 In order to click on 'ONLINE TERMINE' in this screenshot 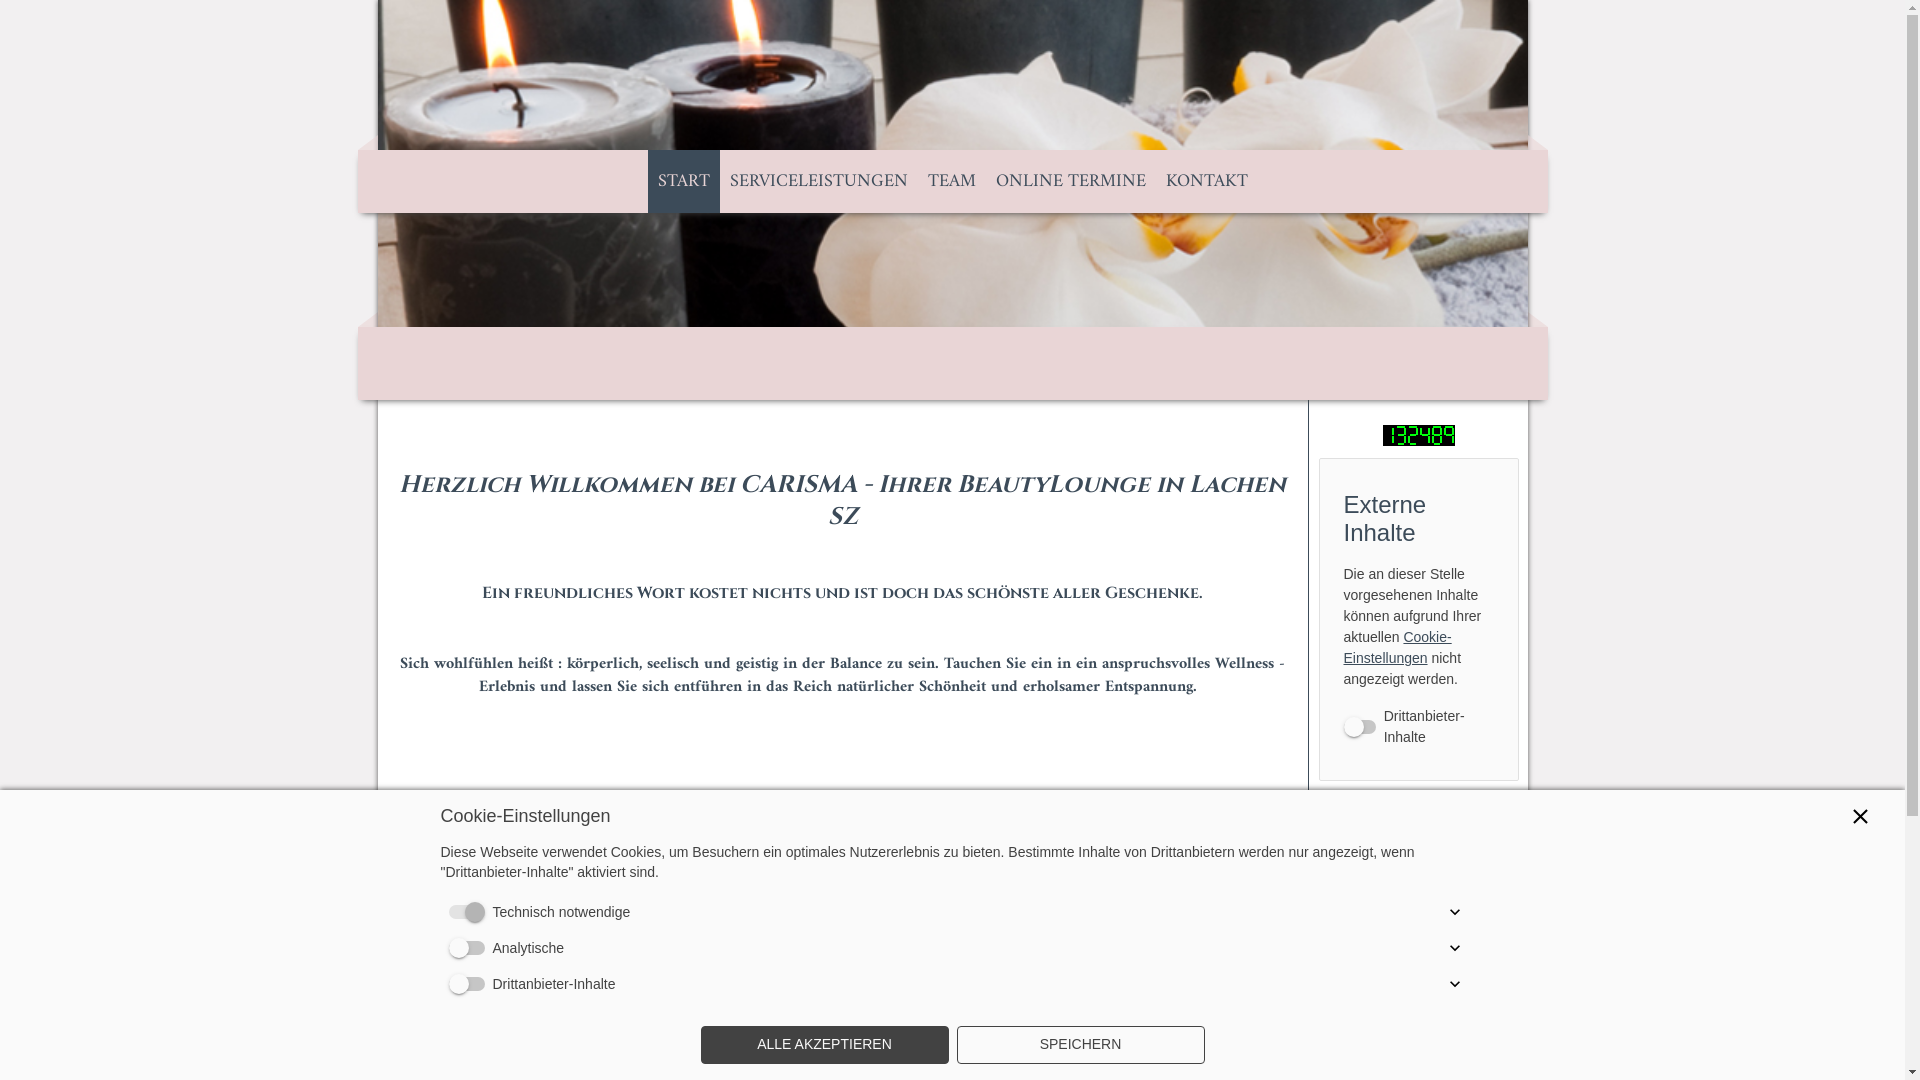, I will do `click(1069, 181)`.